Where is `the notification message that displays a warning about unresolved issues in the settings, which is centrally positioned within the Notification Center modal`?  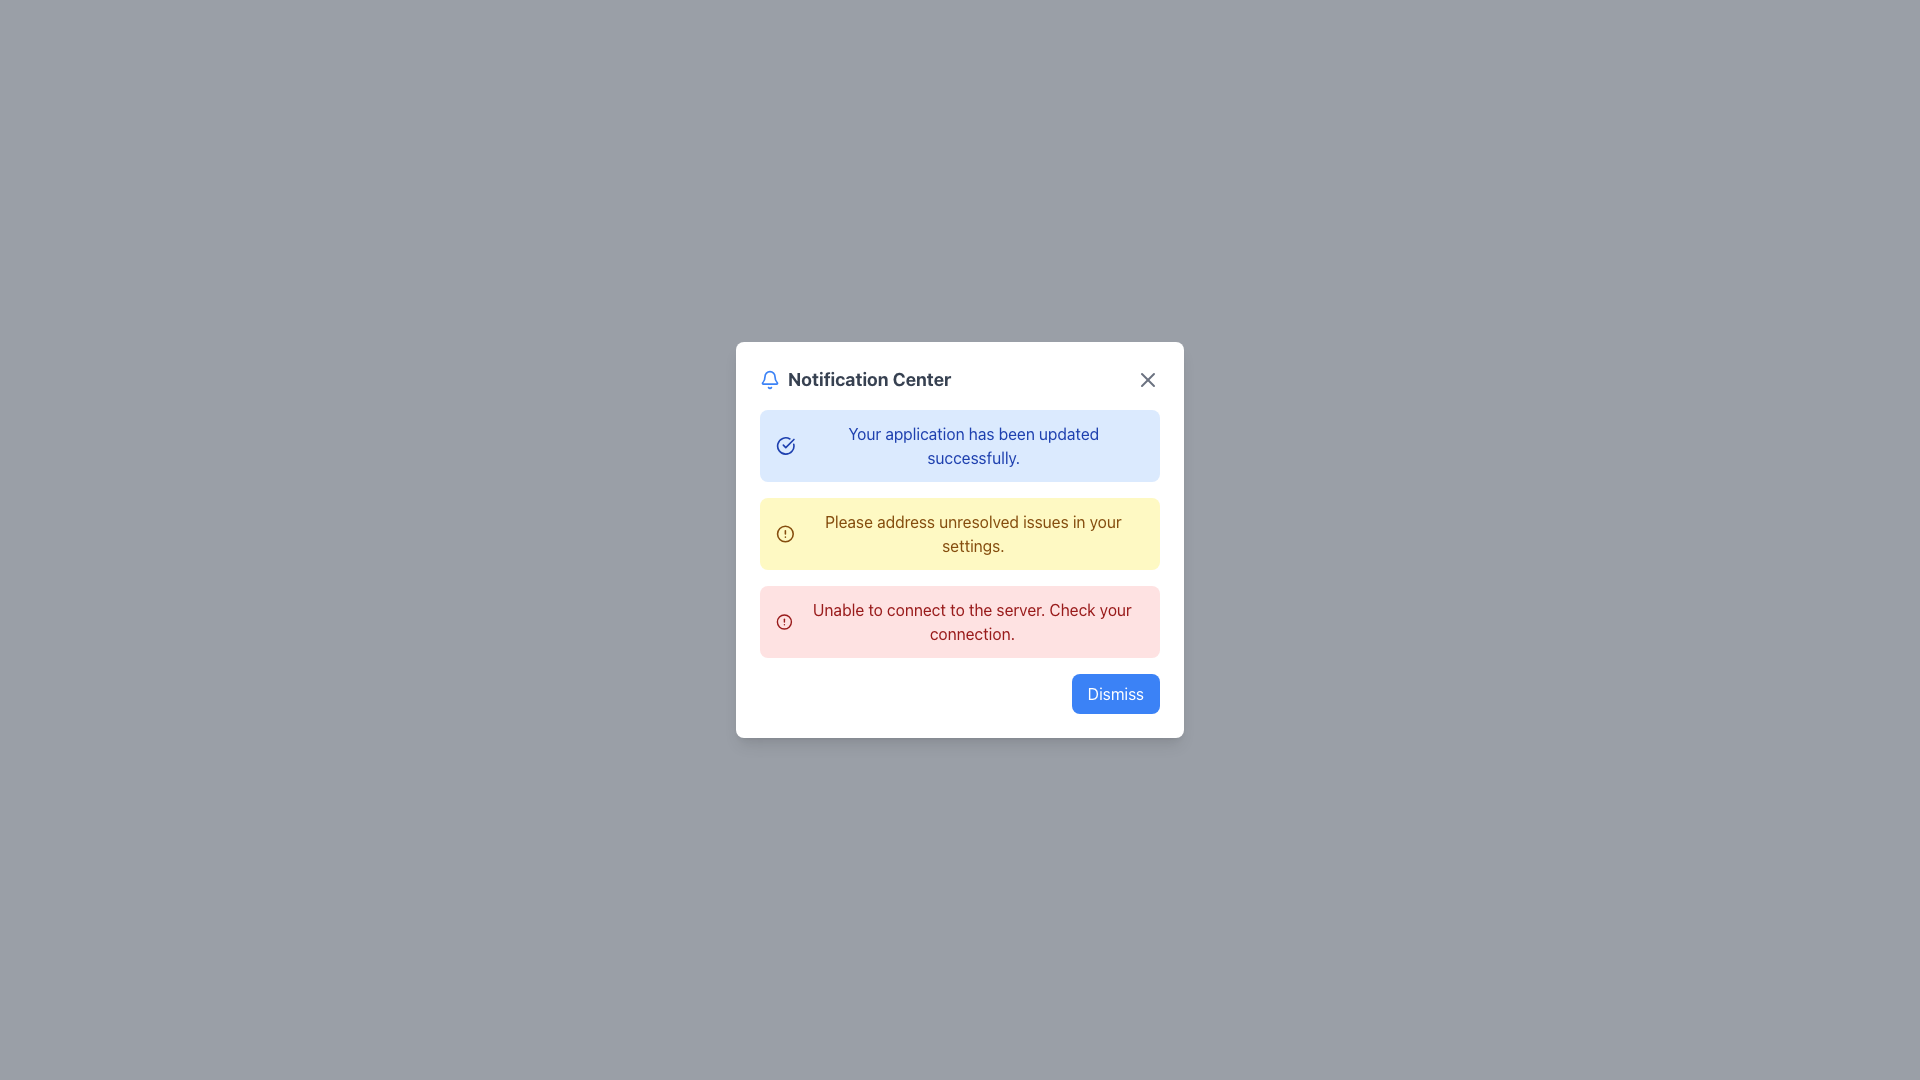 the notification message that displays a warning about unresolved issues in the settings, which is centrally positioned within the Notification Center modal is located at coordinates (960, 532).